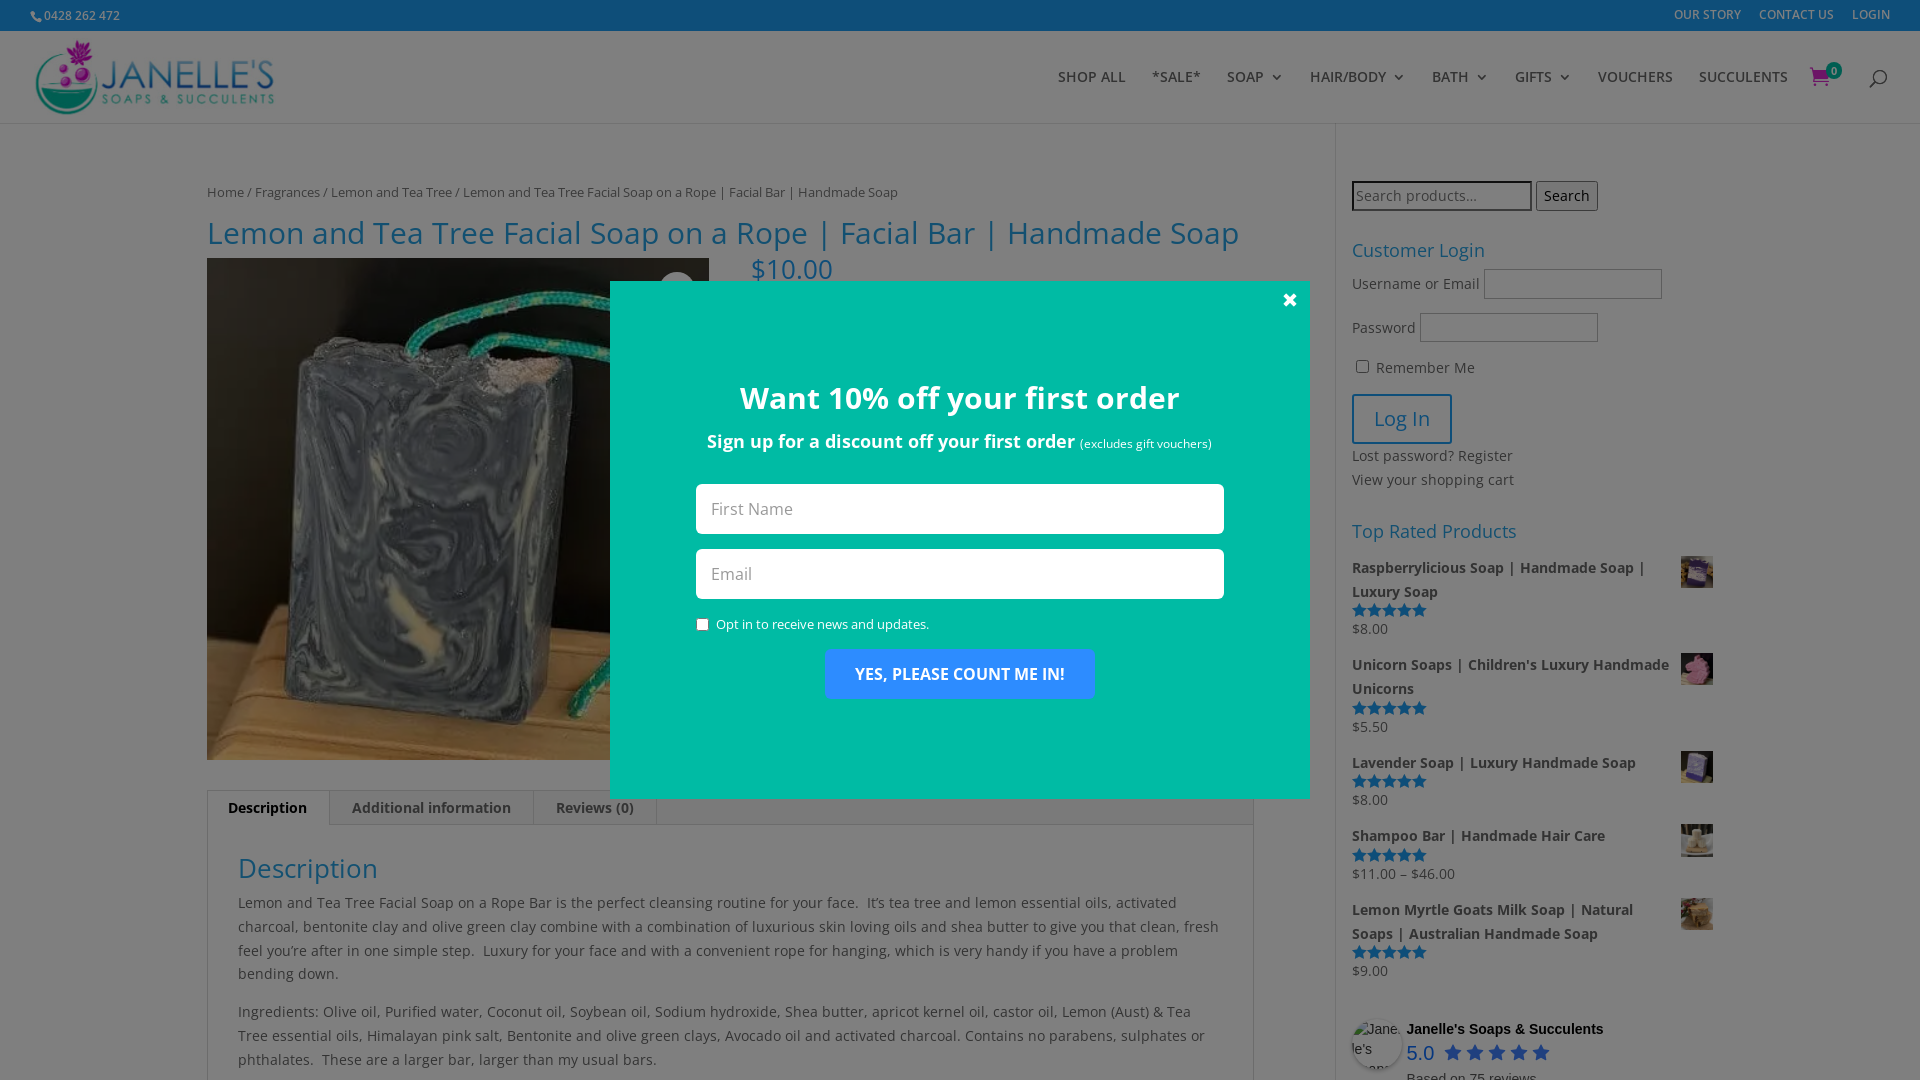  What do you see at coordinates (1565, 196) in the screenshot?
I see `'Search'` at bounding box center [1565, 196].